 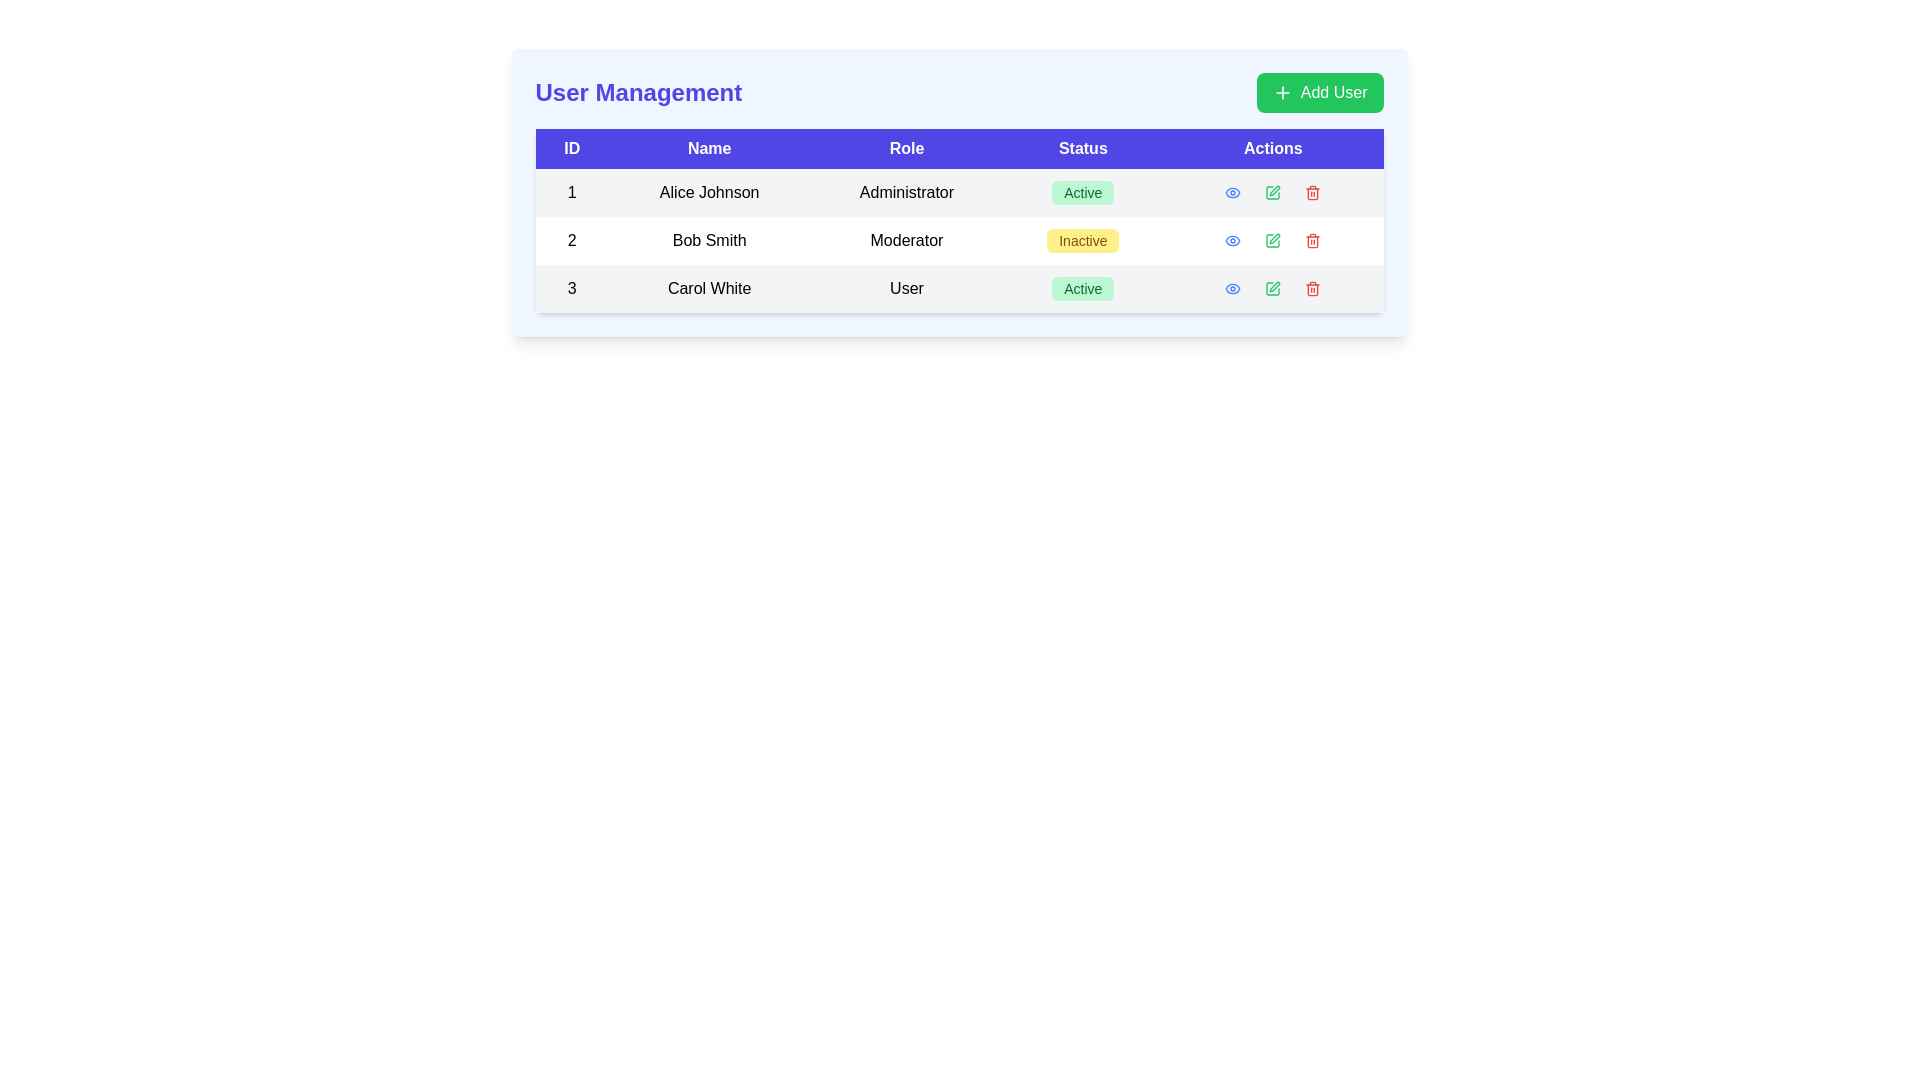 I want to click on the edit action icon, which is a green square with a pencil symbol, located in the 'Actions' column of the second row for user 'Bob Smith' with the 'Moderator' role, so click(x=1272, y=239).